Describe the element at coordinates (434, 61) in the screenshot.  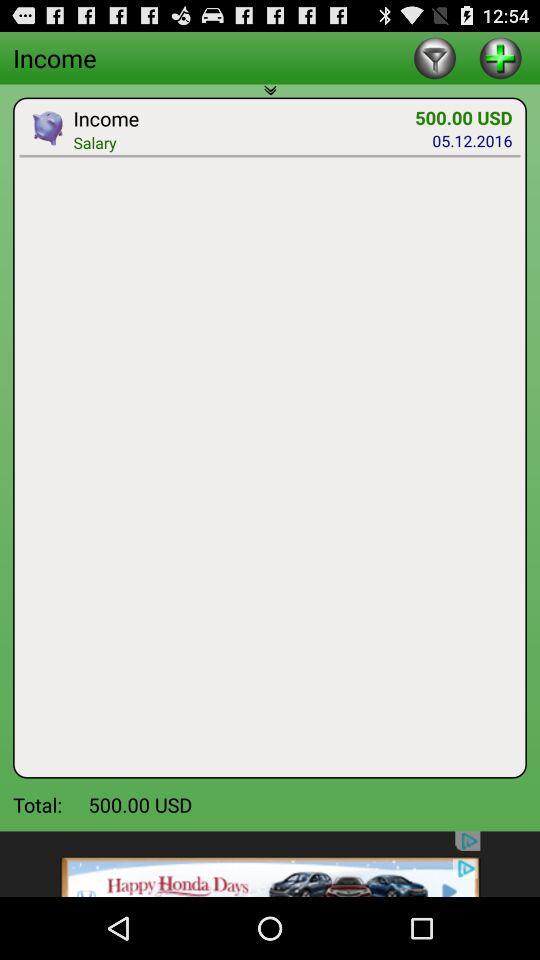
I see `the filter icon` at that location.